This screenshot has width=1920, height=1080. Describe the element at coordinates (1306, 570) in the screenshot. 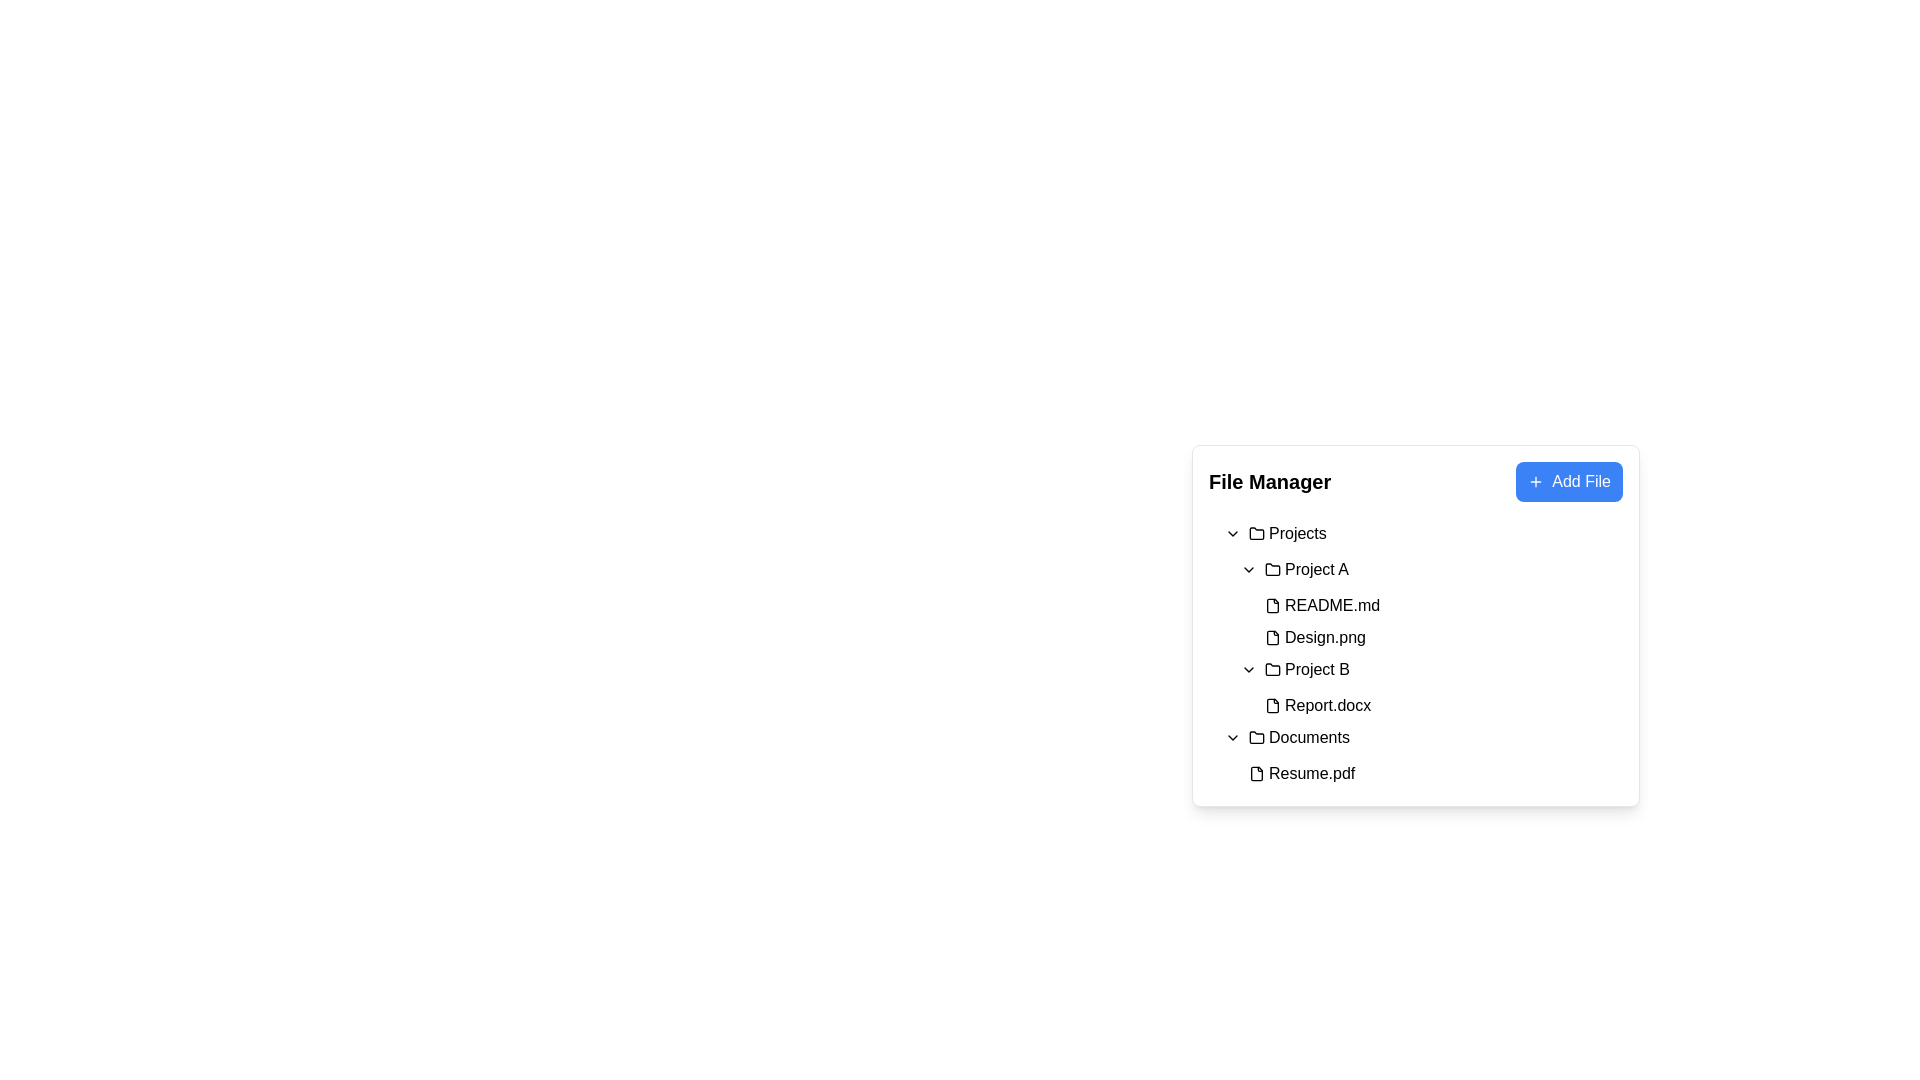

I see `the 'Project A' text label with a folder icon` at that location.